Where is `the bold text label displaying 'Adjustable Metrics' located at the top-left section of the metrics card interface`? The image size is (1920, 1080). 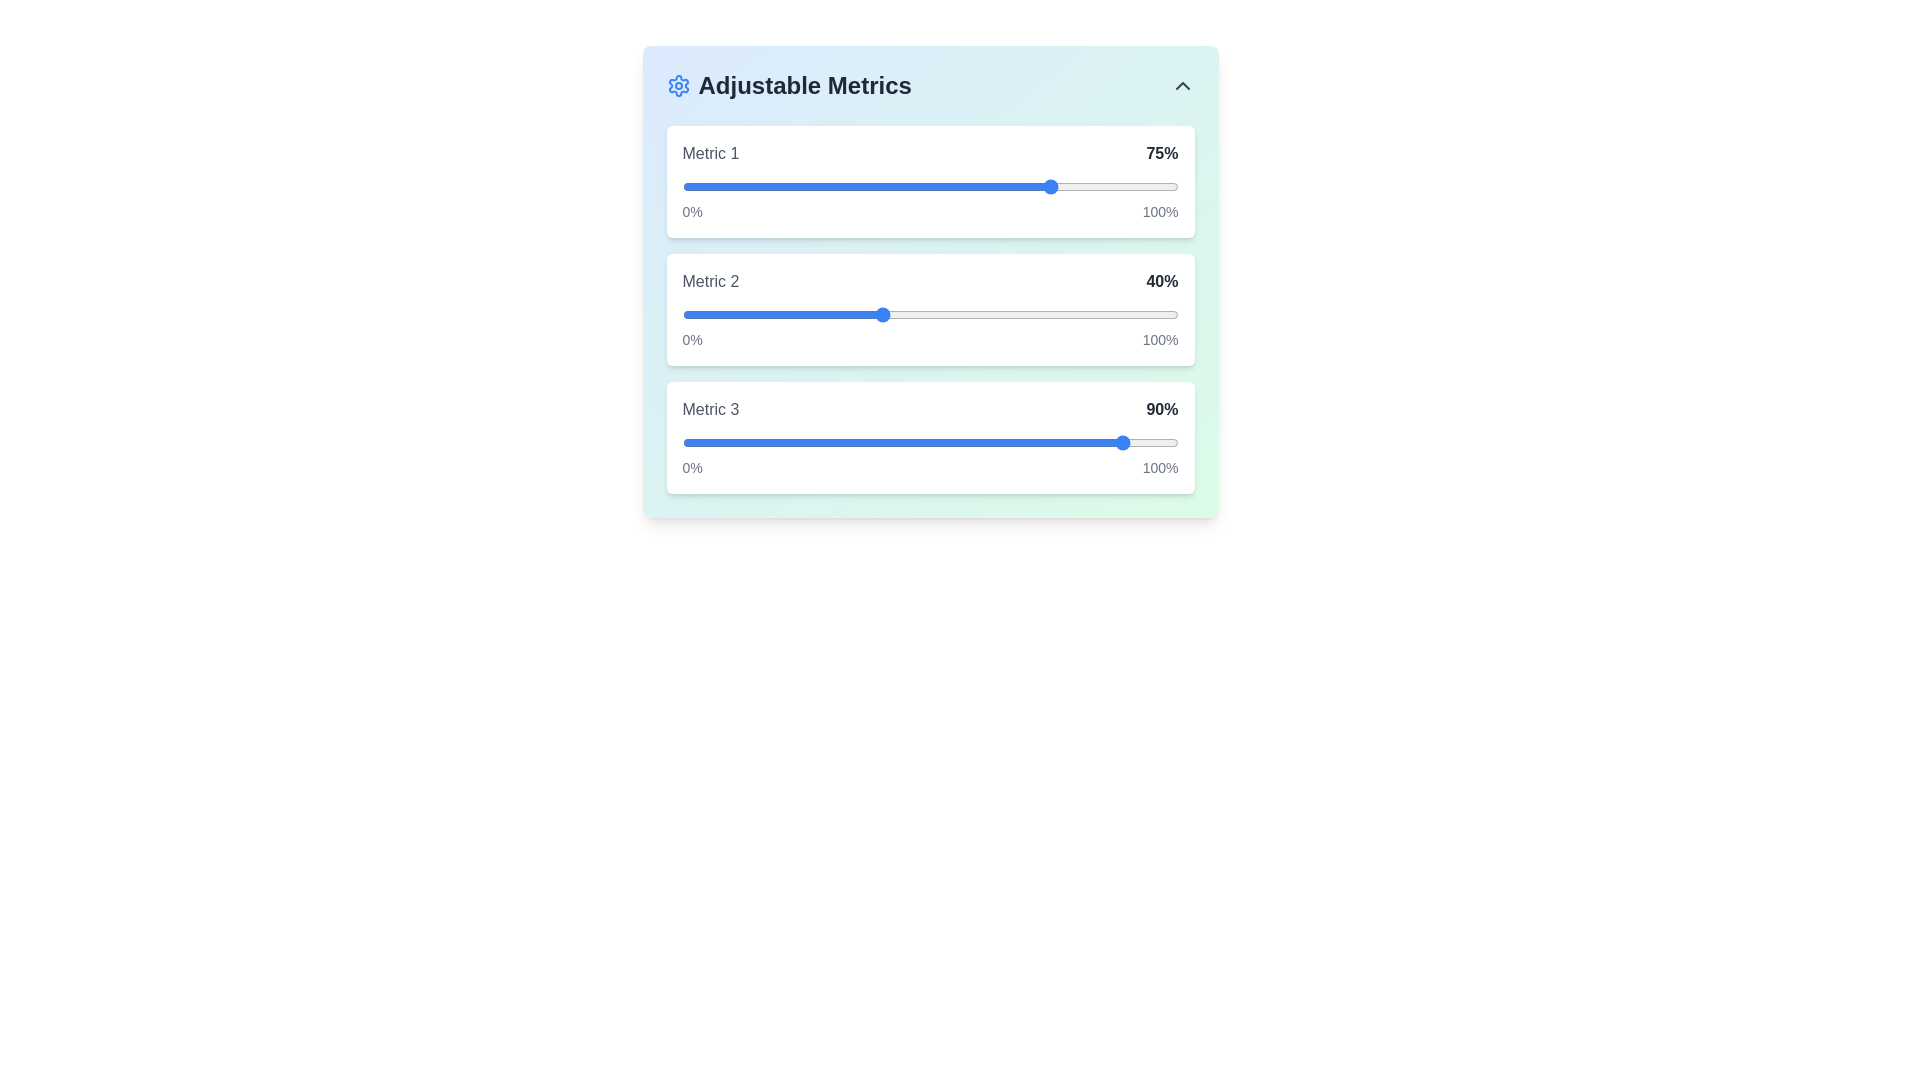
the bold text label displaying 'Adjustable Metrics' located at the top-left section of the metrics card interface is located at coordinates (788, 84).